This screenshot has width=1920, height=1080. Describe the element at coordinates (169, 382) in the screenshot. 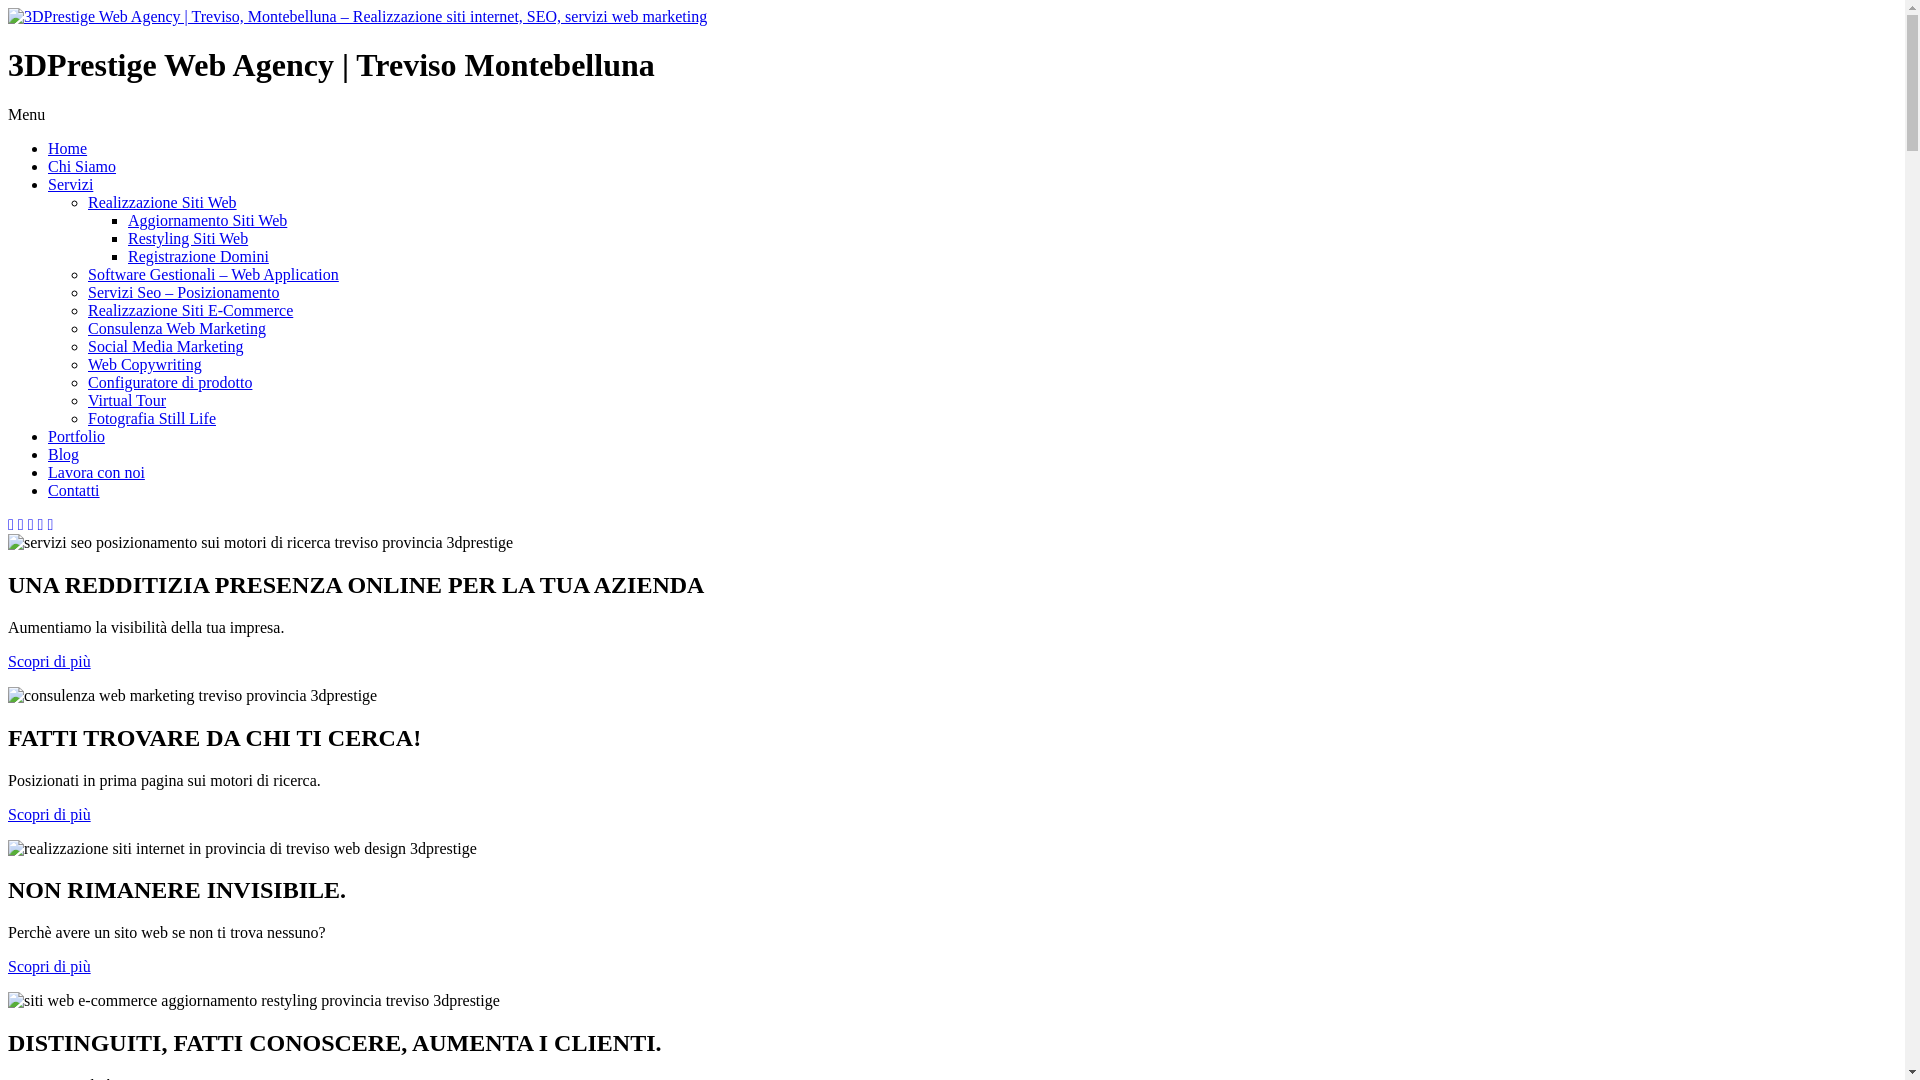

I see `'Configuratore di prodotto'` at that location.